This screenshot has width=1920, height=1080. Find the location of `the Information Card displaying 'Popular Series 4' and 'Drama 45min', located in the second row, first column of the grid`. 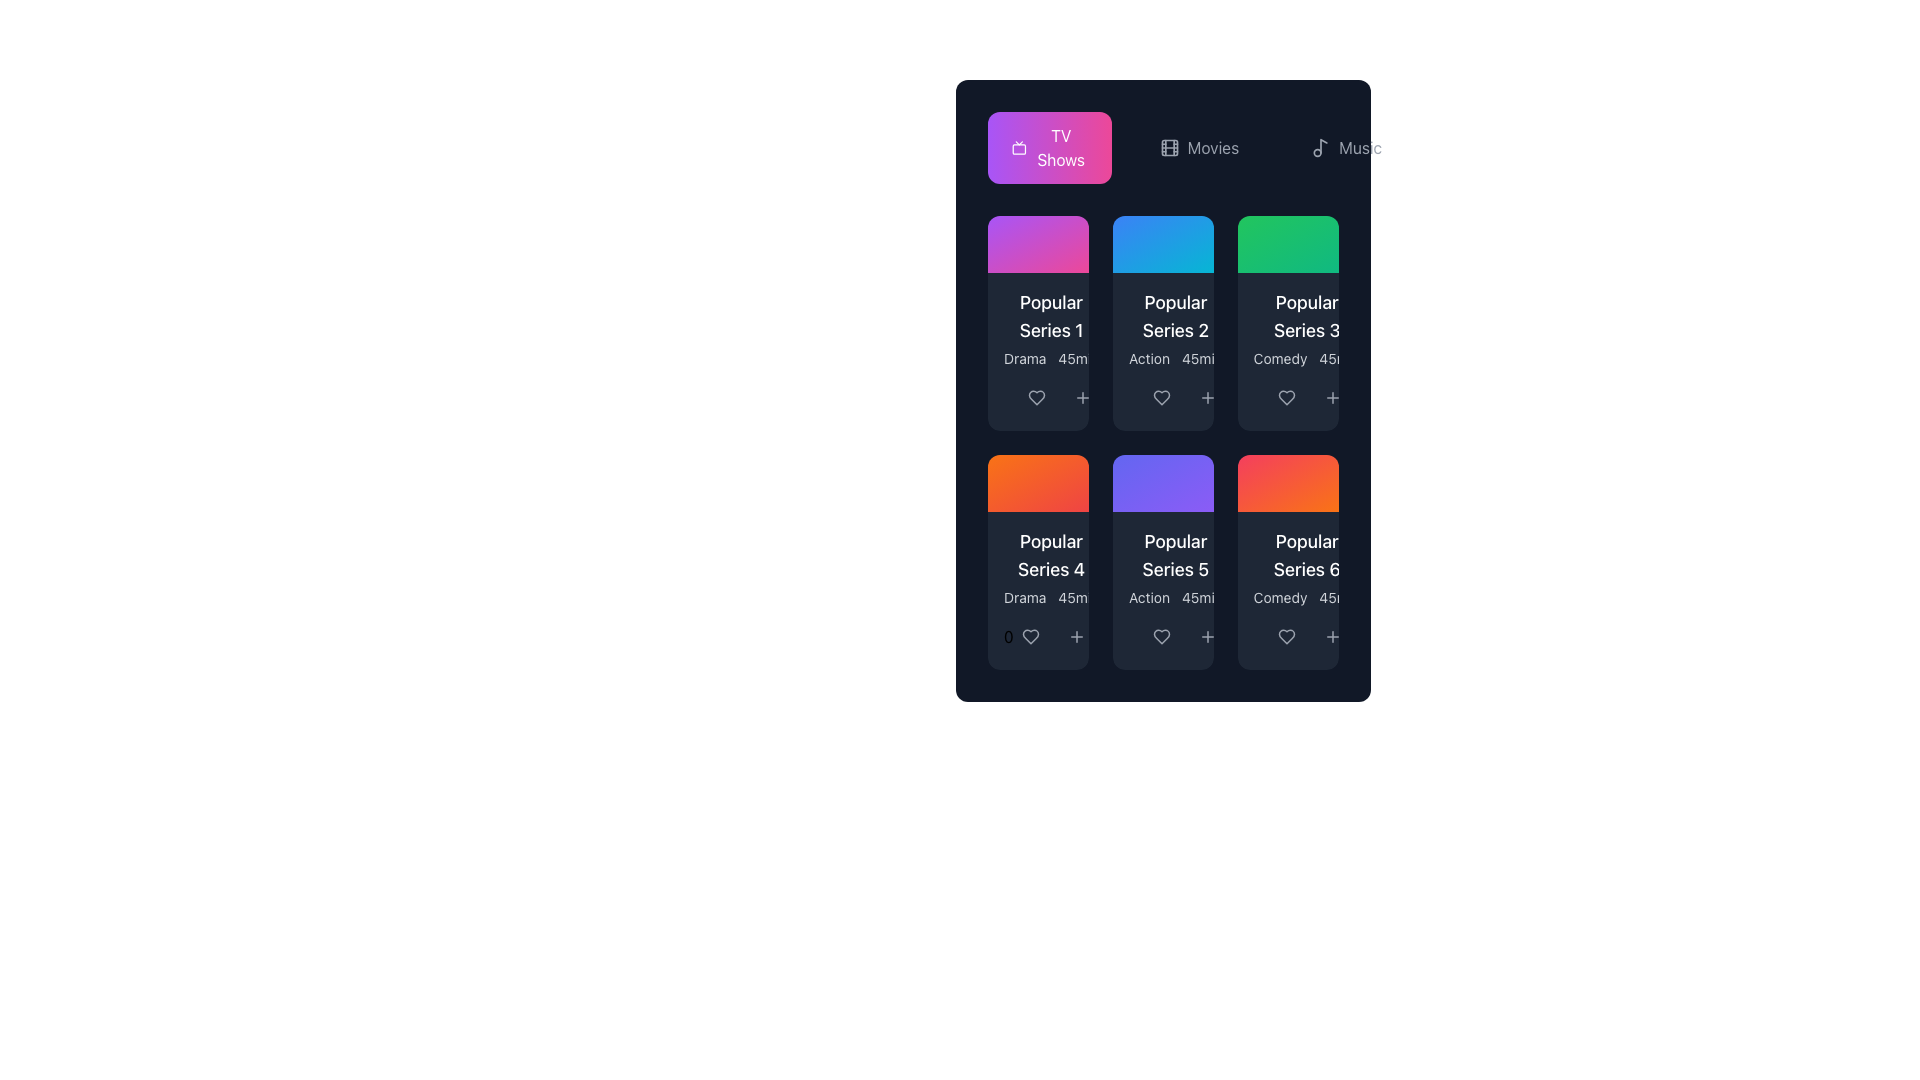

the Information Card displaying 'Popular Series 4' and 'Drama 45min', located in the second row, first column of the grid is located at coordinates (1050, 567).